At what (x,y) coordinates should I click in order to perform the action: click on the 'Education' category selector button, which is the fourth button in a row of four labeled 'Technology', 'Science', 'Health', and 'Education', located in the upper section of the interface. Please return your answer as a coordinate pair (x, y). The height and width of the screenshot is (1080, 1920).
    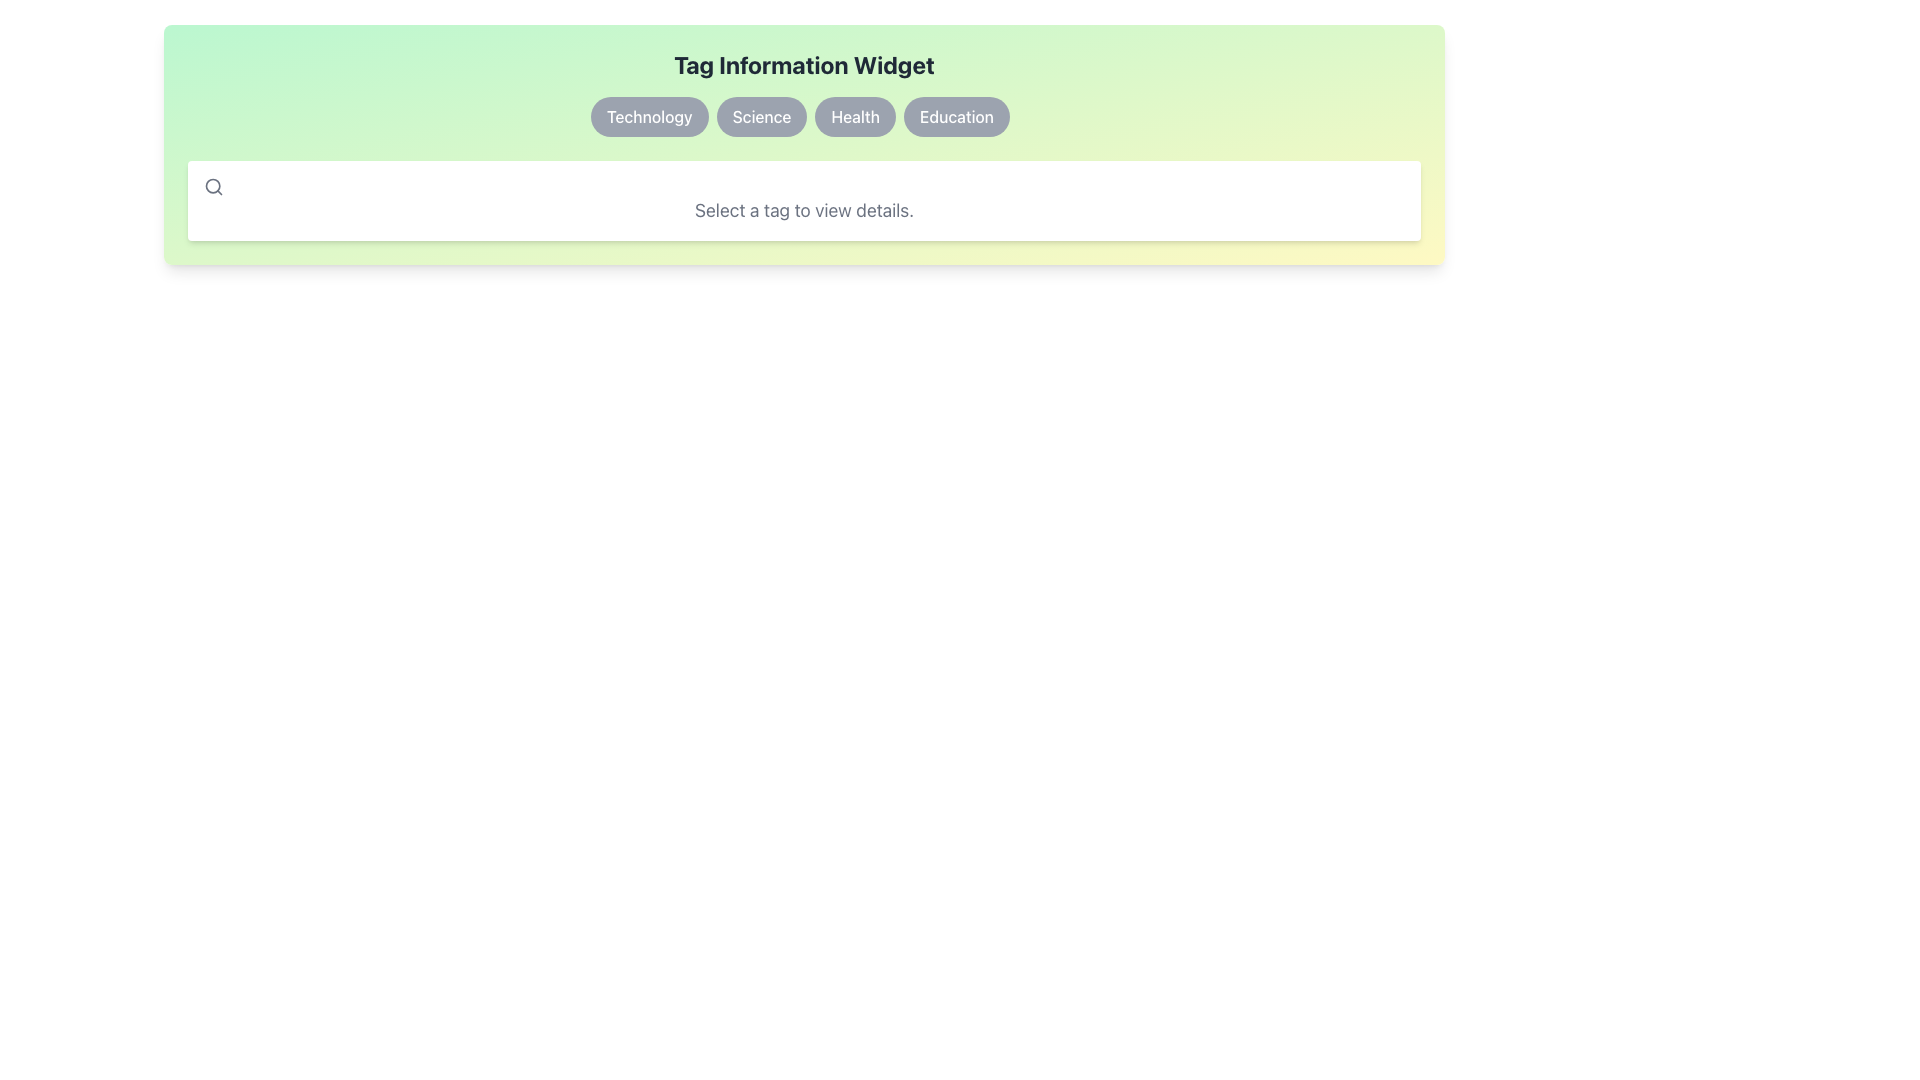
    Looking at the image, I should click on (955, 116).